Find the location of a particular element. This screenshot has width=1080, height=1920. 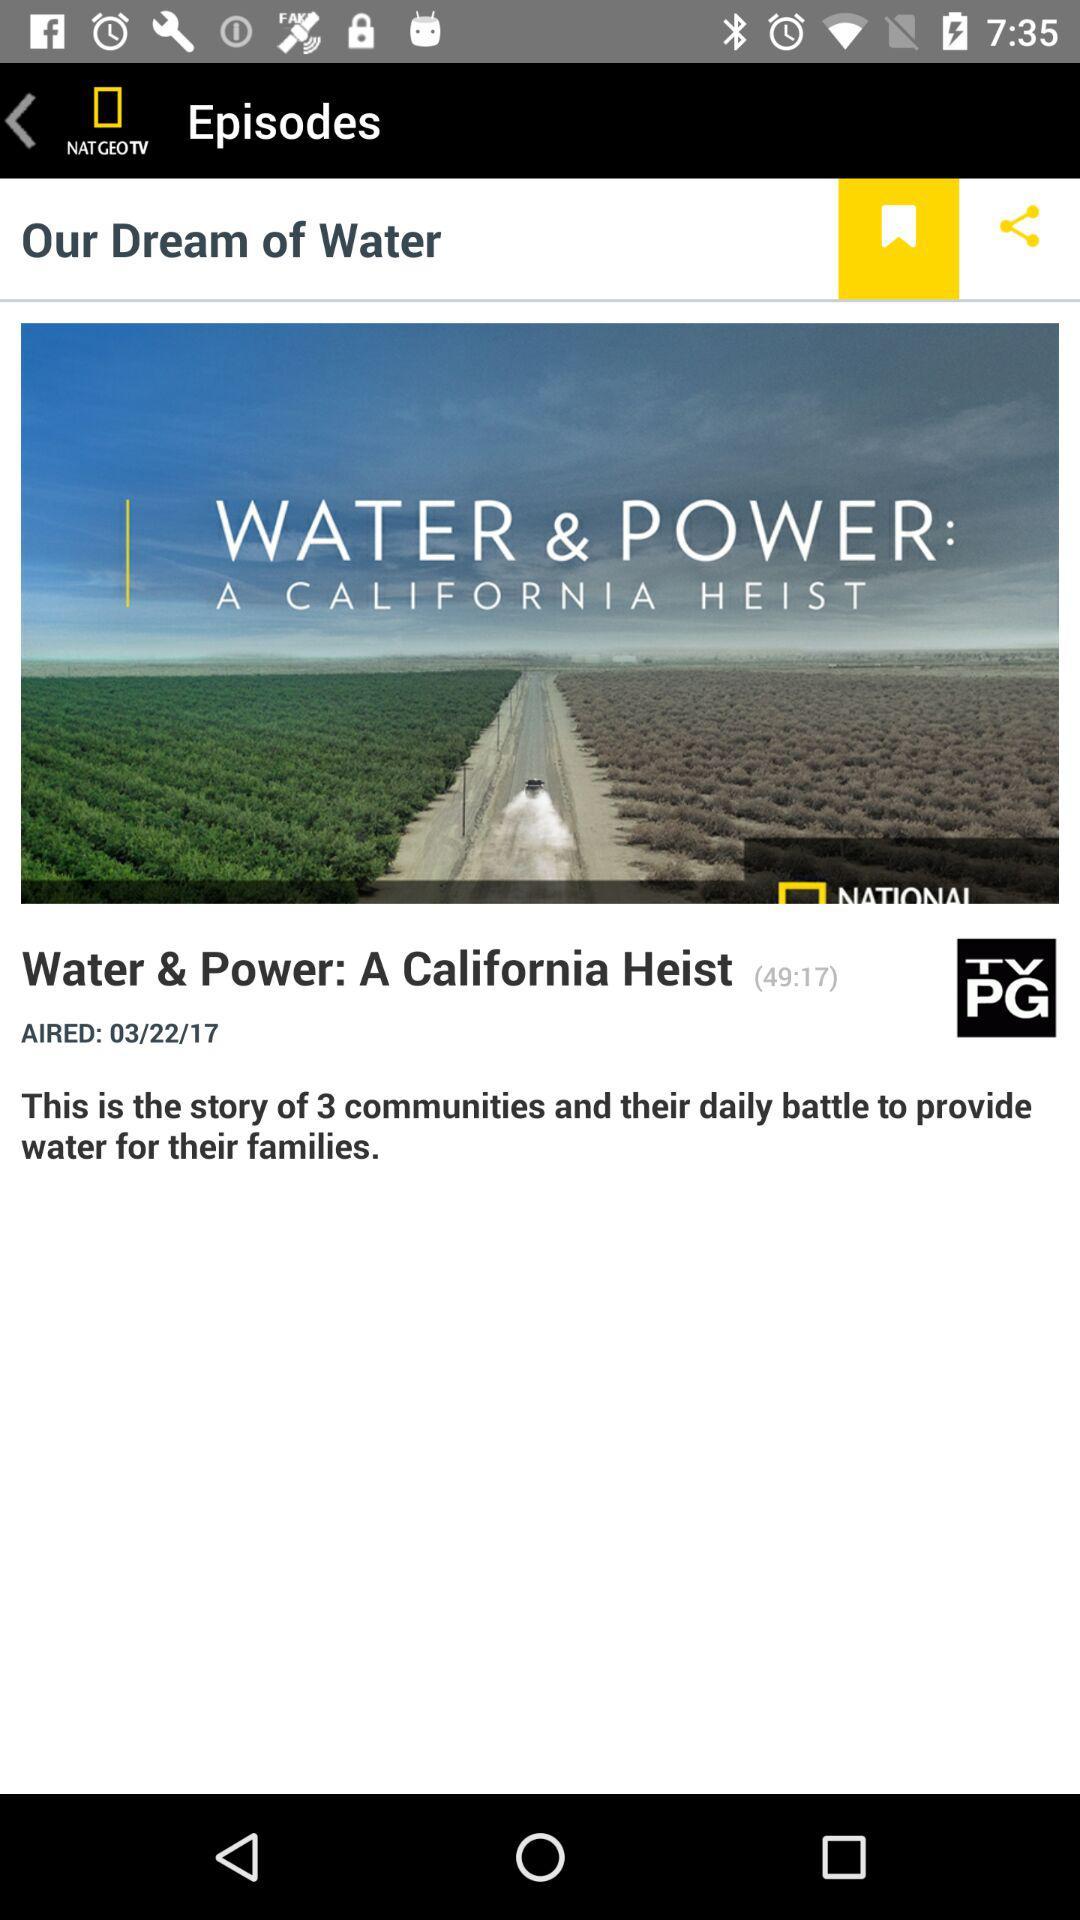

the item below the episodes is located at coordinates (1019, 238).